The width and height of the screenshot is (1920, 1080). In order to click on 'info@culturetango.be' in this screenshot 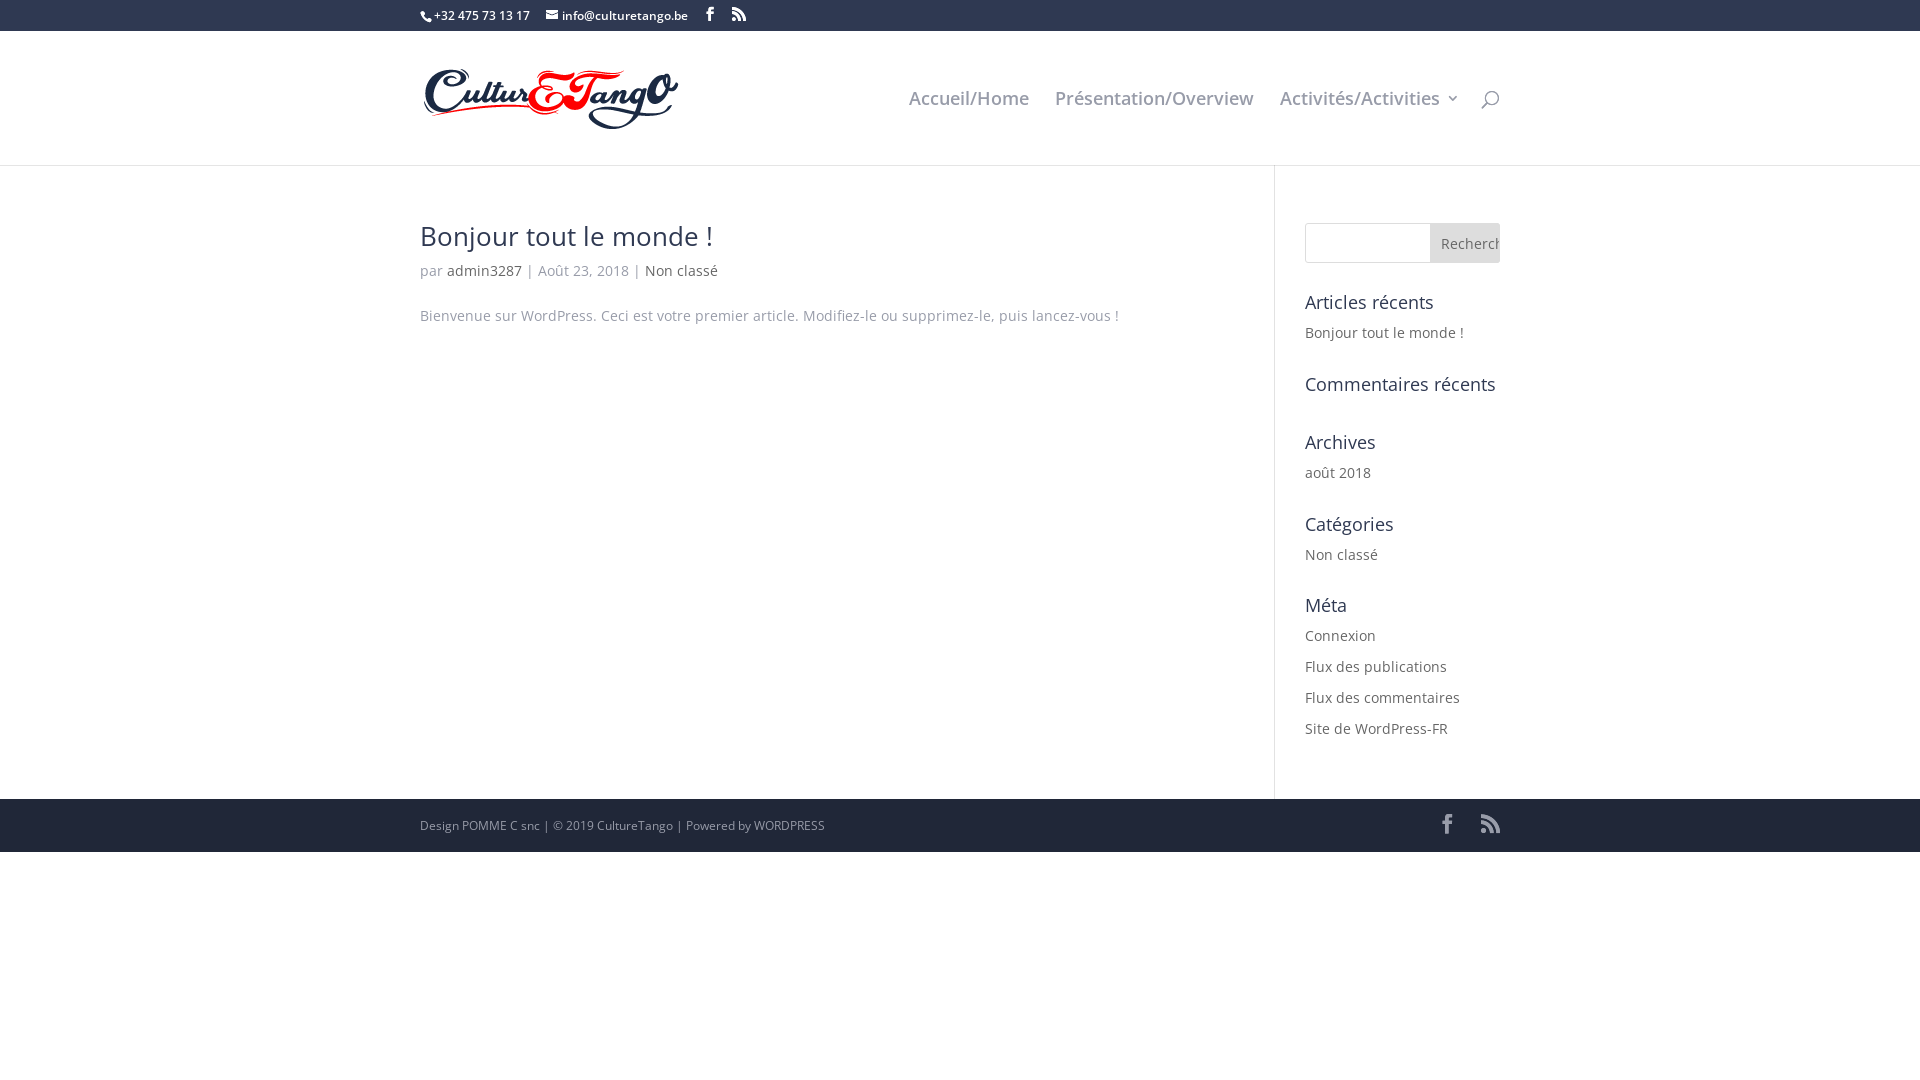, I will do `click(616, 15)`.